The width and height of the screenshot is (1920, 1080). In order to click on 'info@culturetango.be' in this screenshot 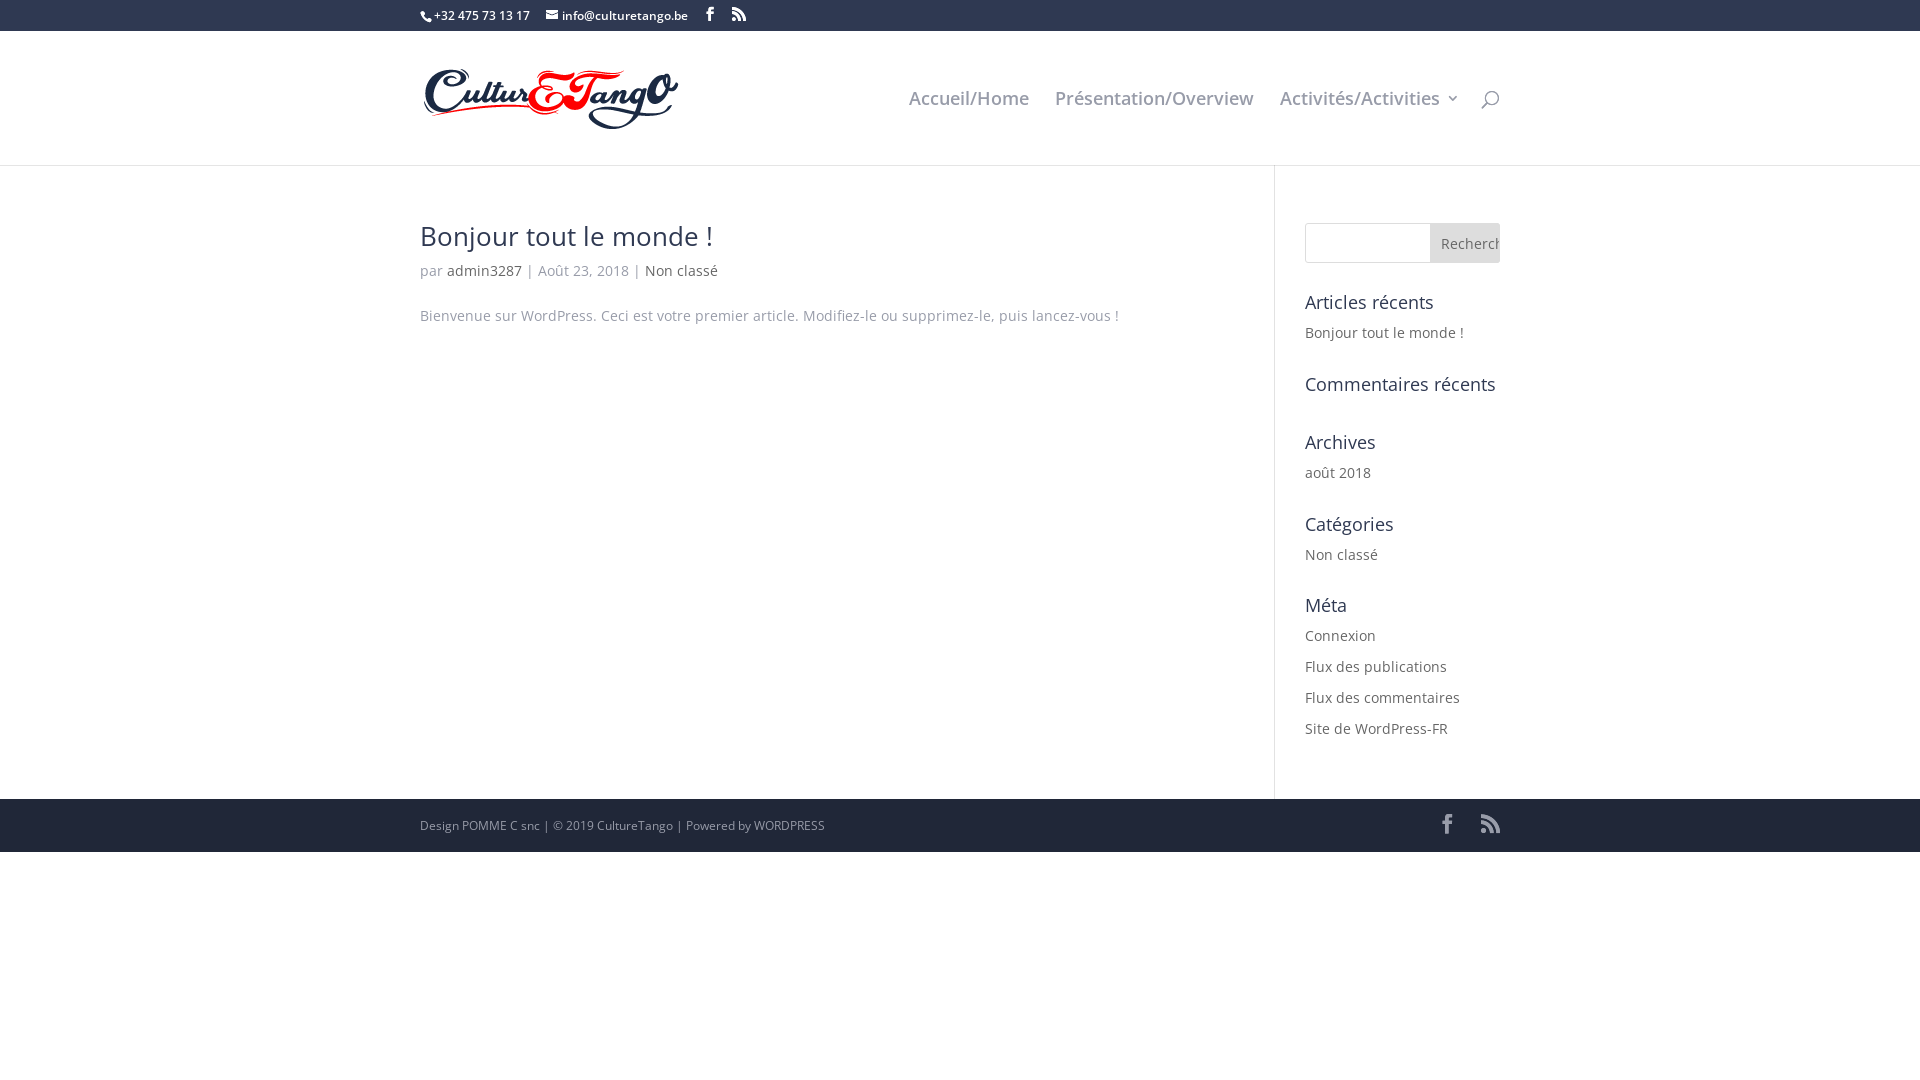, I will do `click(616, 15)`.